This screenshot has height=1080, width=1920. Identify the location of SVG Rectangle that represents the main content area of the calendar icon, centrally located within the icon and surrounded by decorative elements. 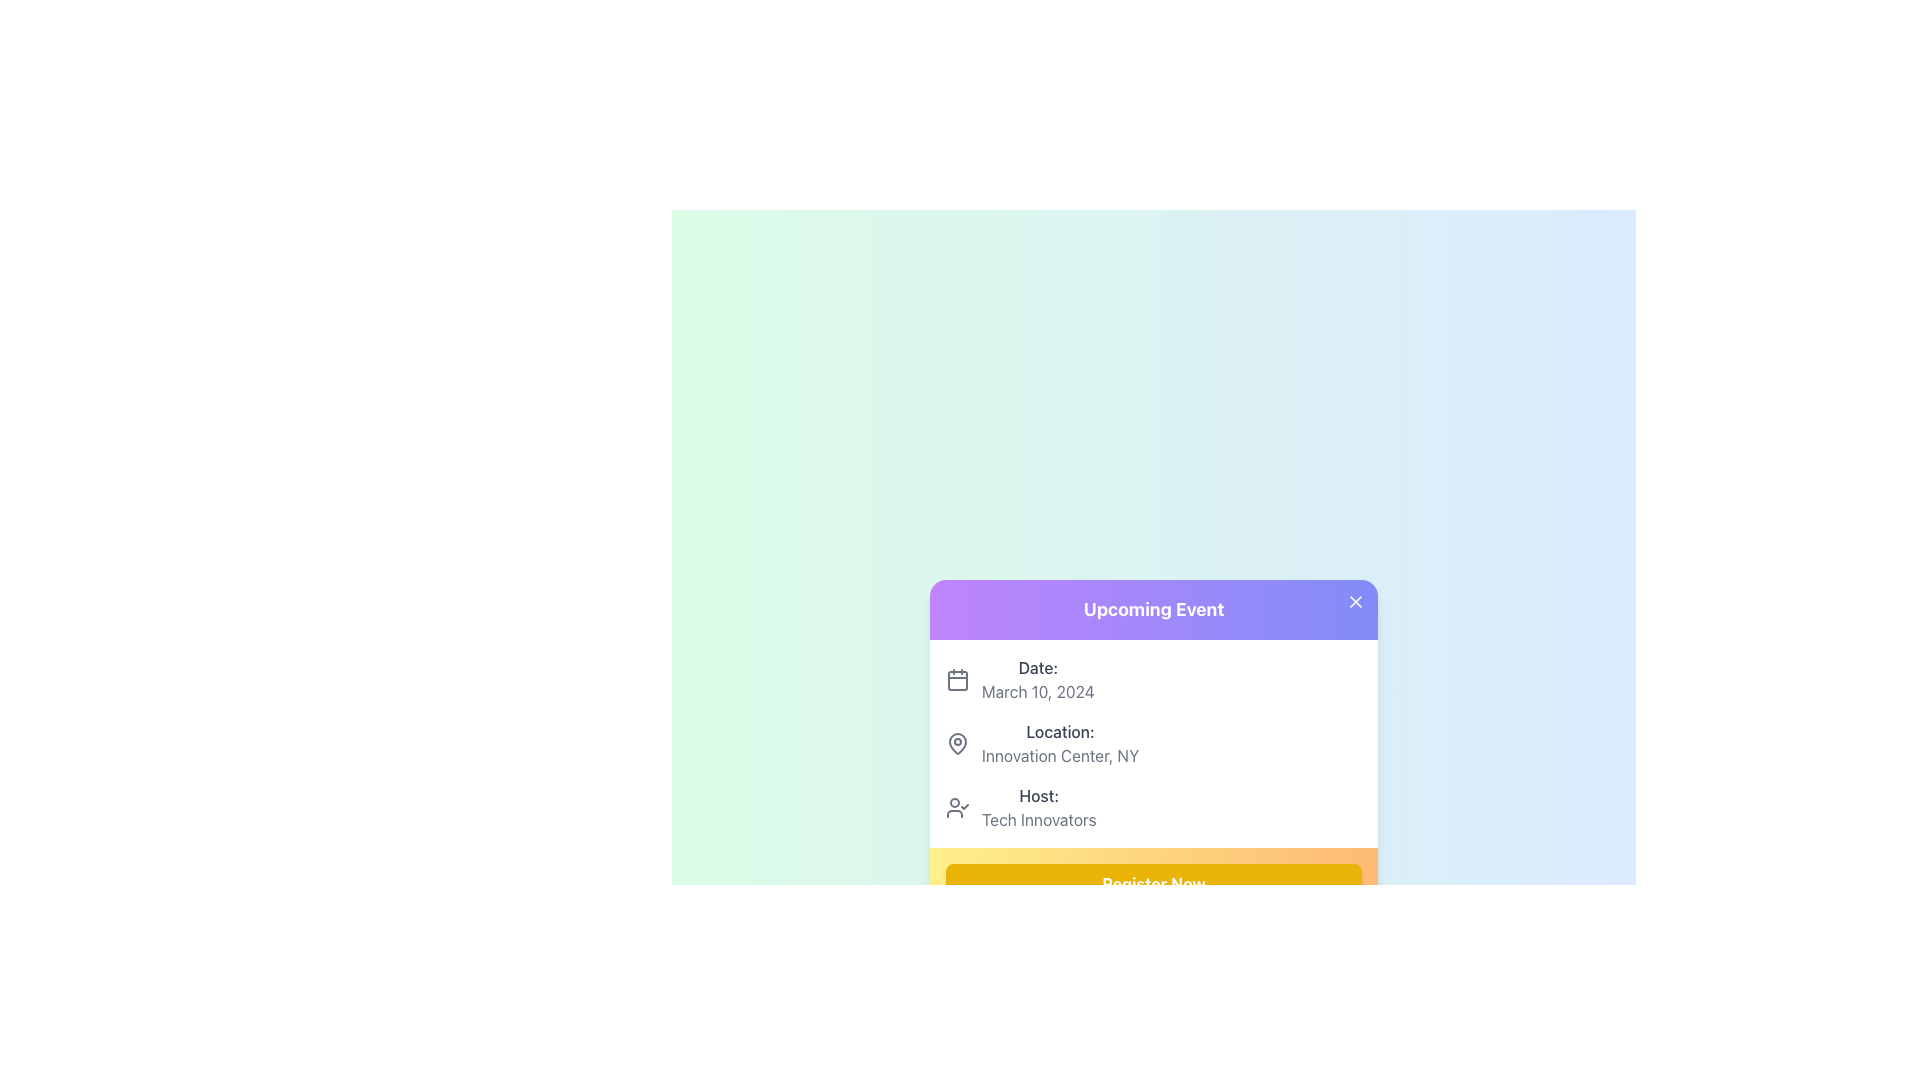
(957, 680).